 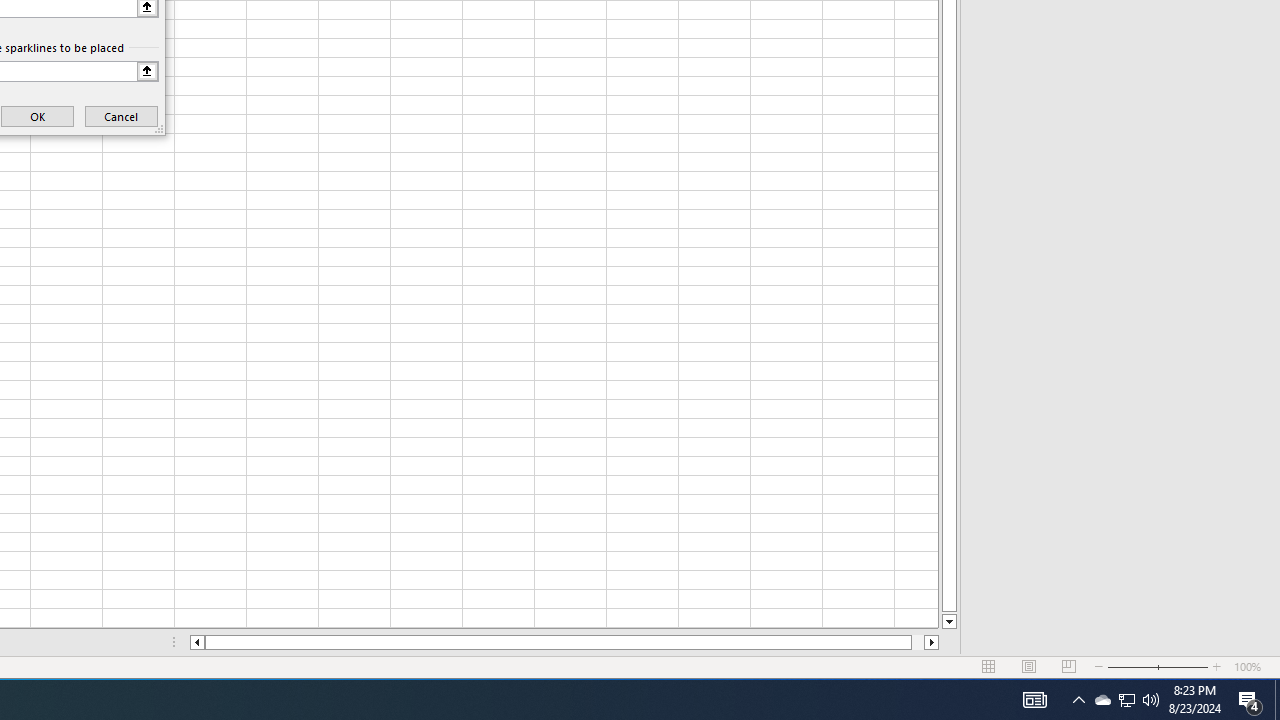 I want to click on 'Class: NetUIScrollBar', so click(x=563, y=642).